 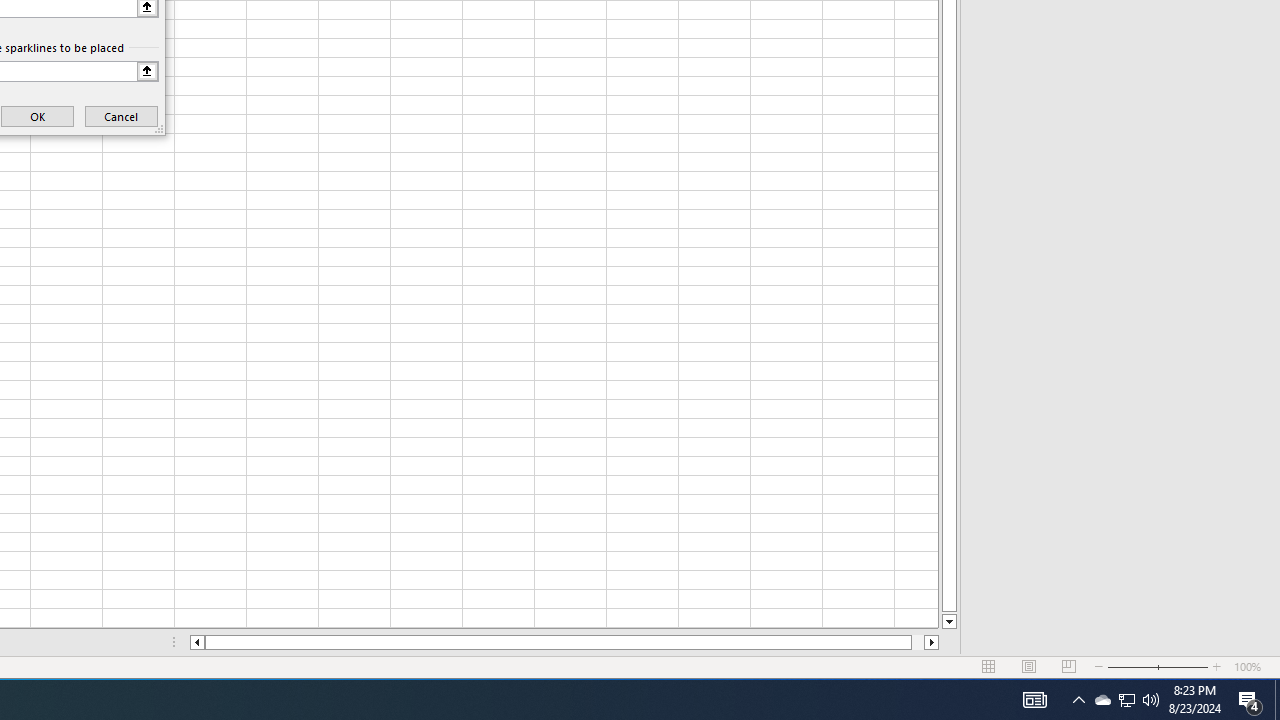 I want to click on 'Class: NetUIScrollBar', so click(x=563, y=642).